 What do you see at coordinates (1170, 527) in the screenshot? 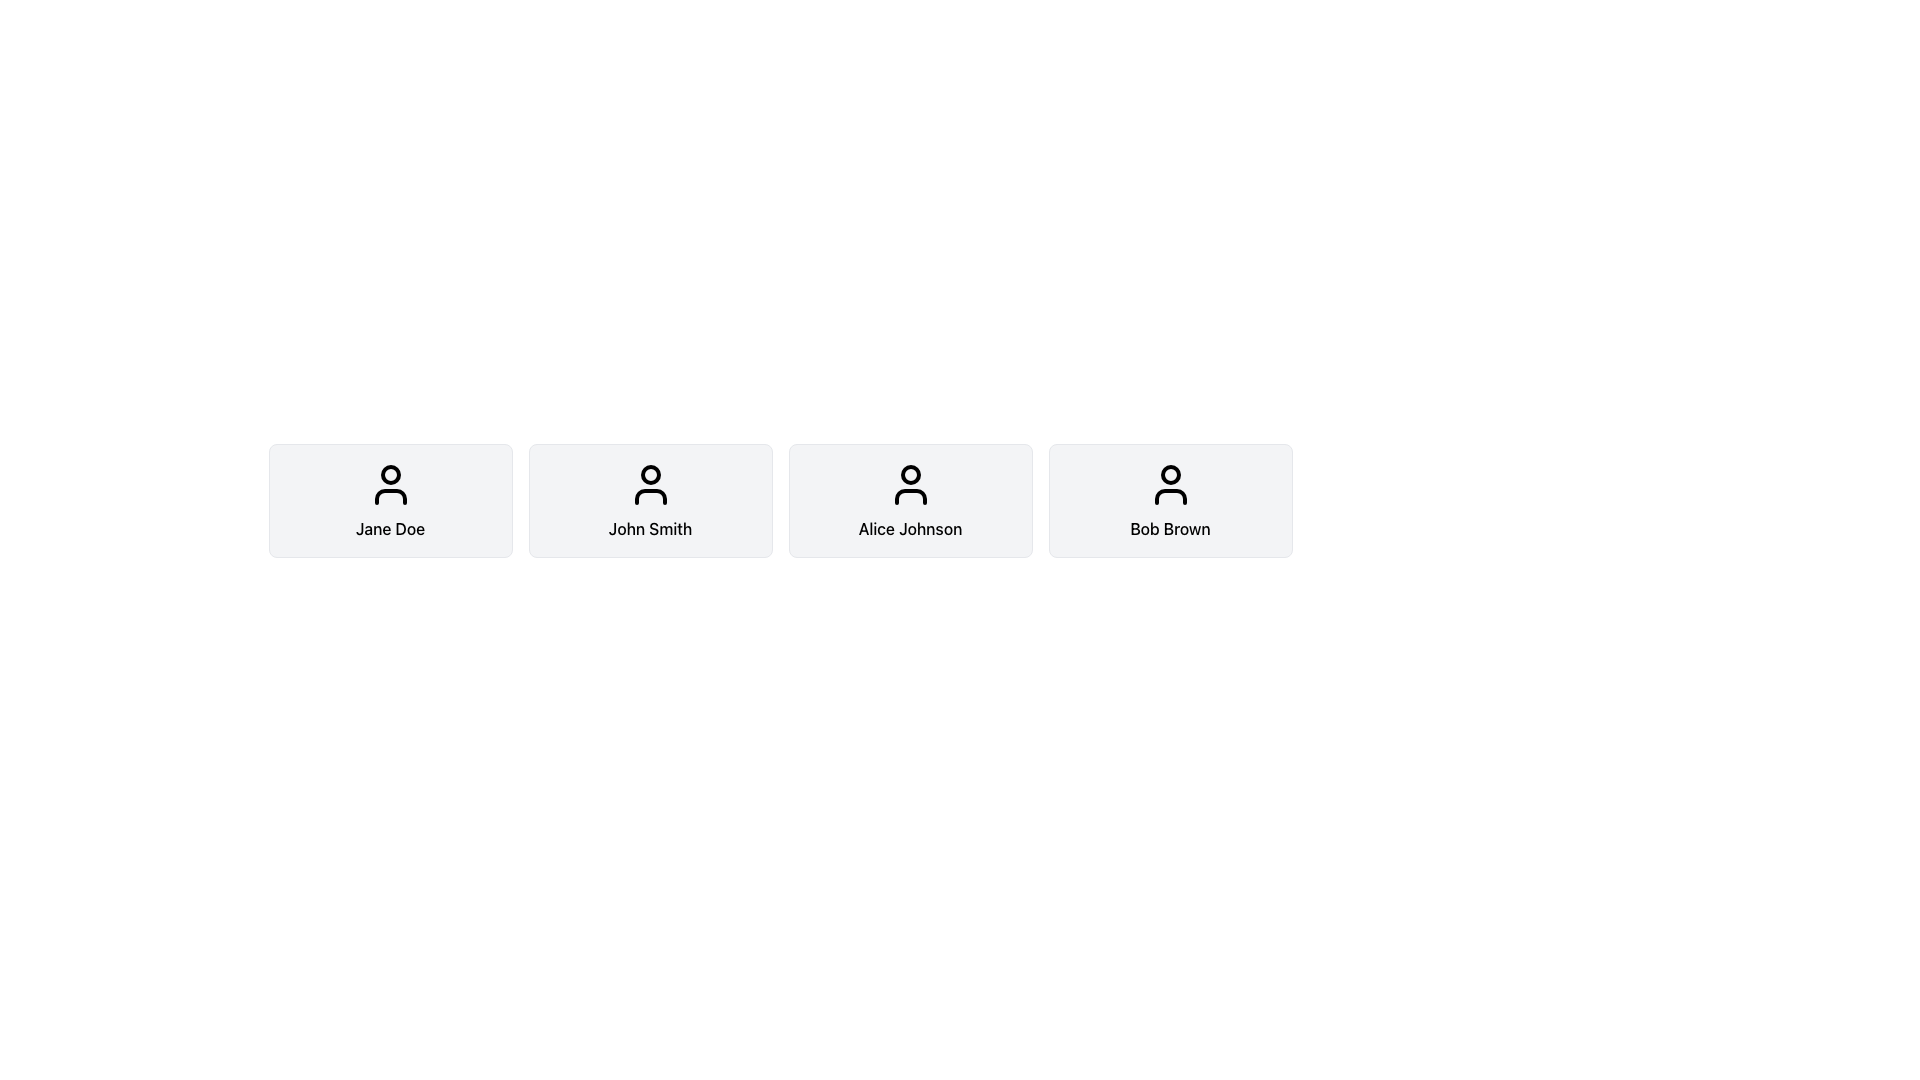
I see `the text label at the bottom of the fourth card from the left, which identifies the individual represented by the card` at bounding box center [1170, 527].